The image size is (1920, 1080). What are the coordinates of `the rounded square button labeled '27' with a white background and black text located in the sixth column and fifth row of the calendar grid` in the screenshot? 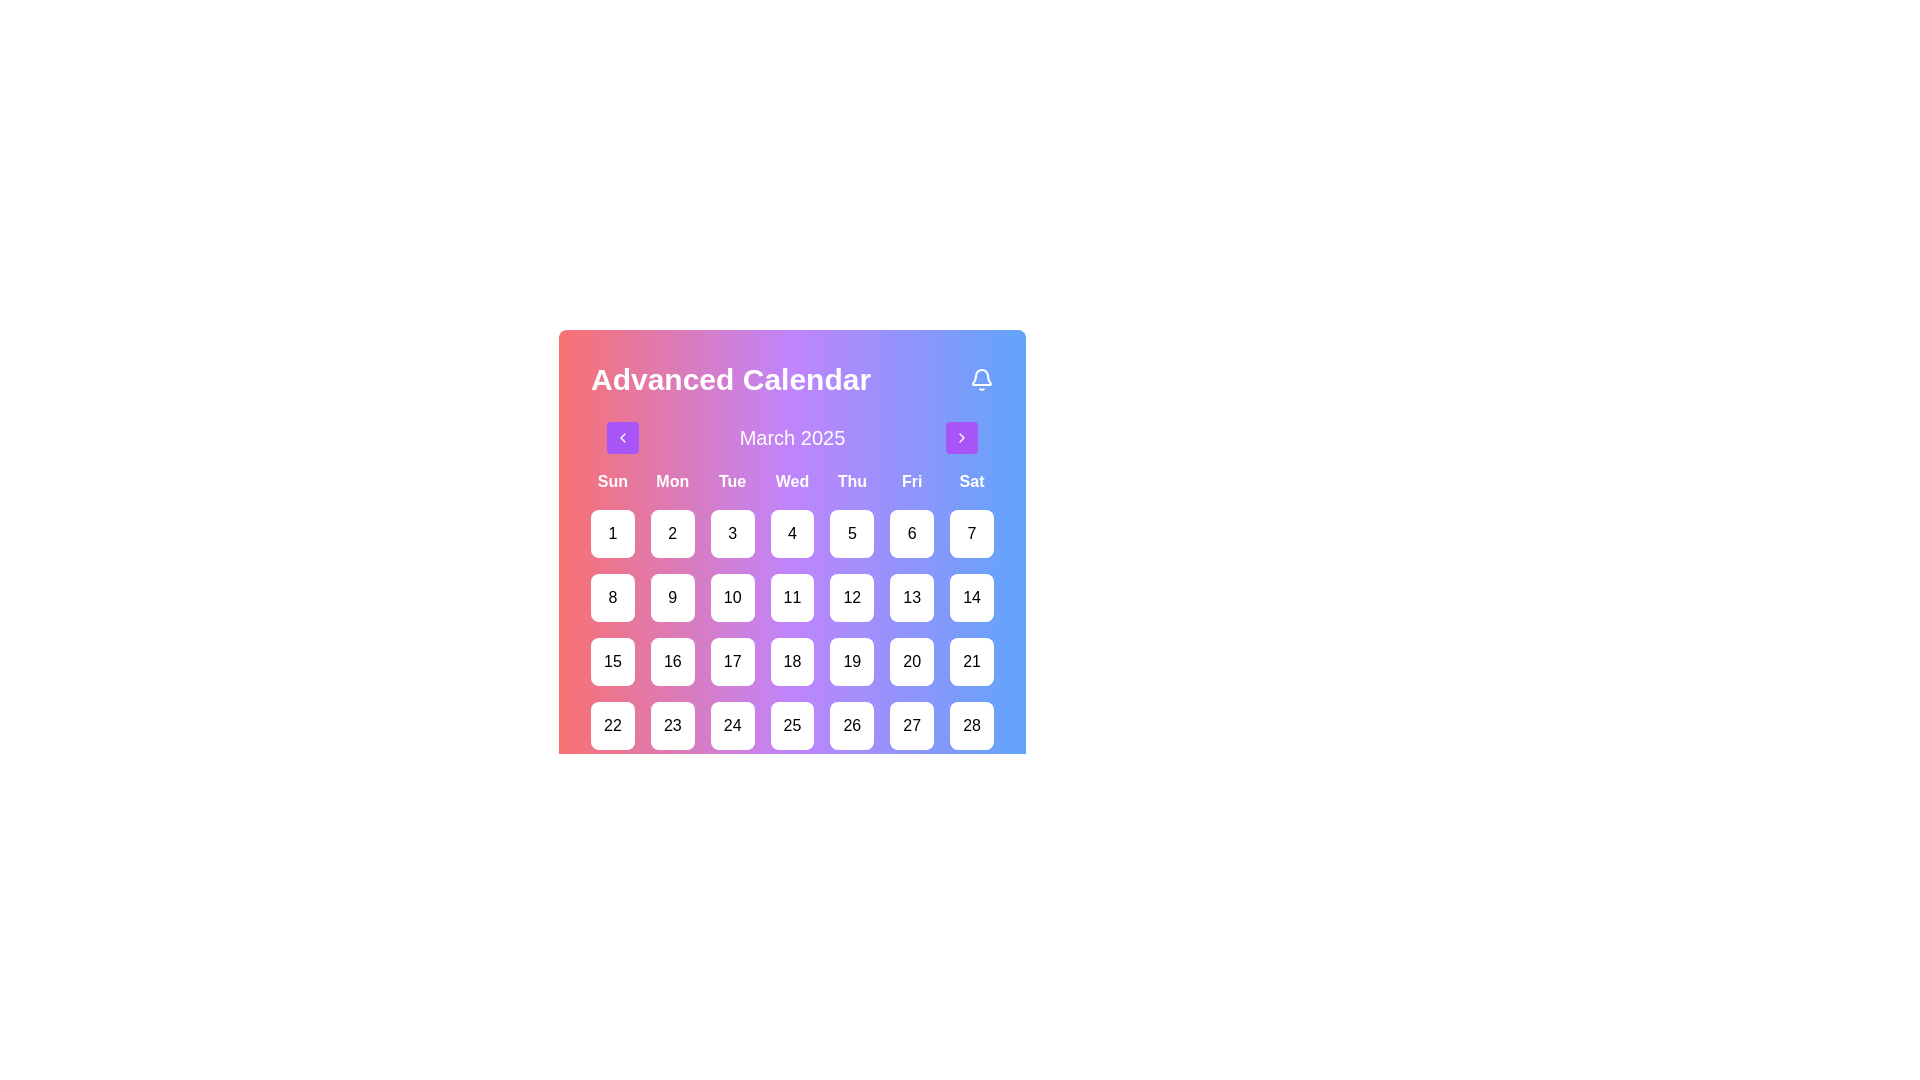 It's located at (911, 725).